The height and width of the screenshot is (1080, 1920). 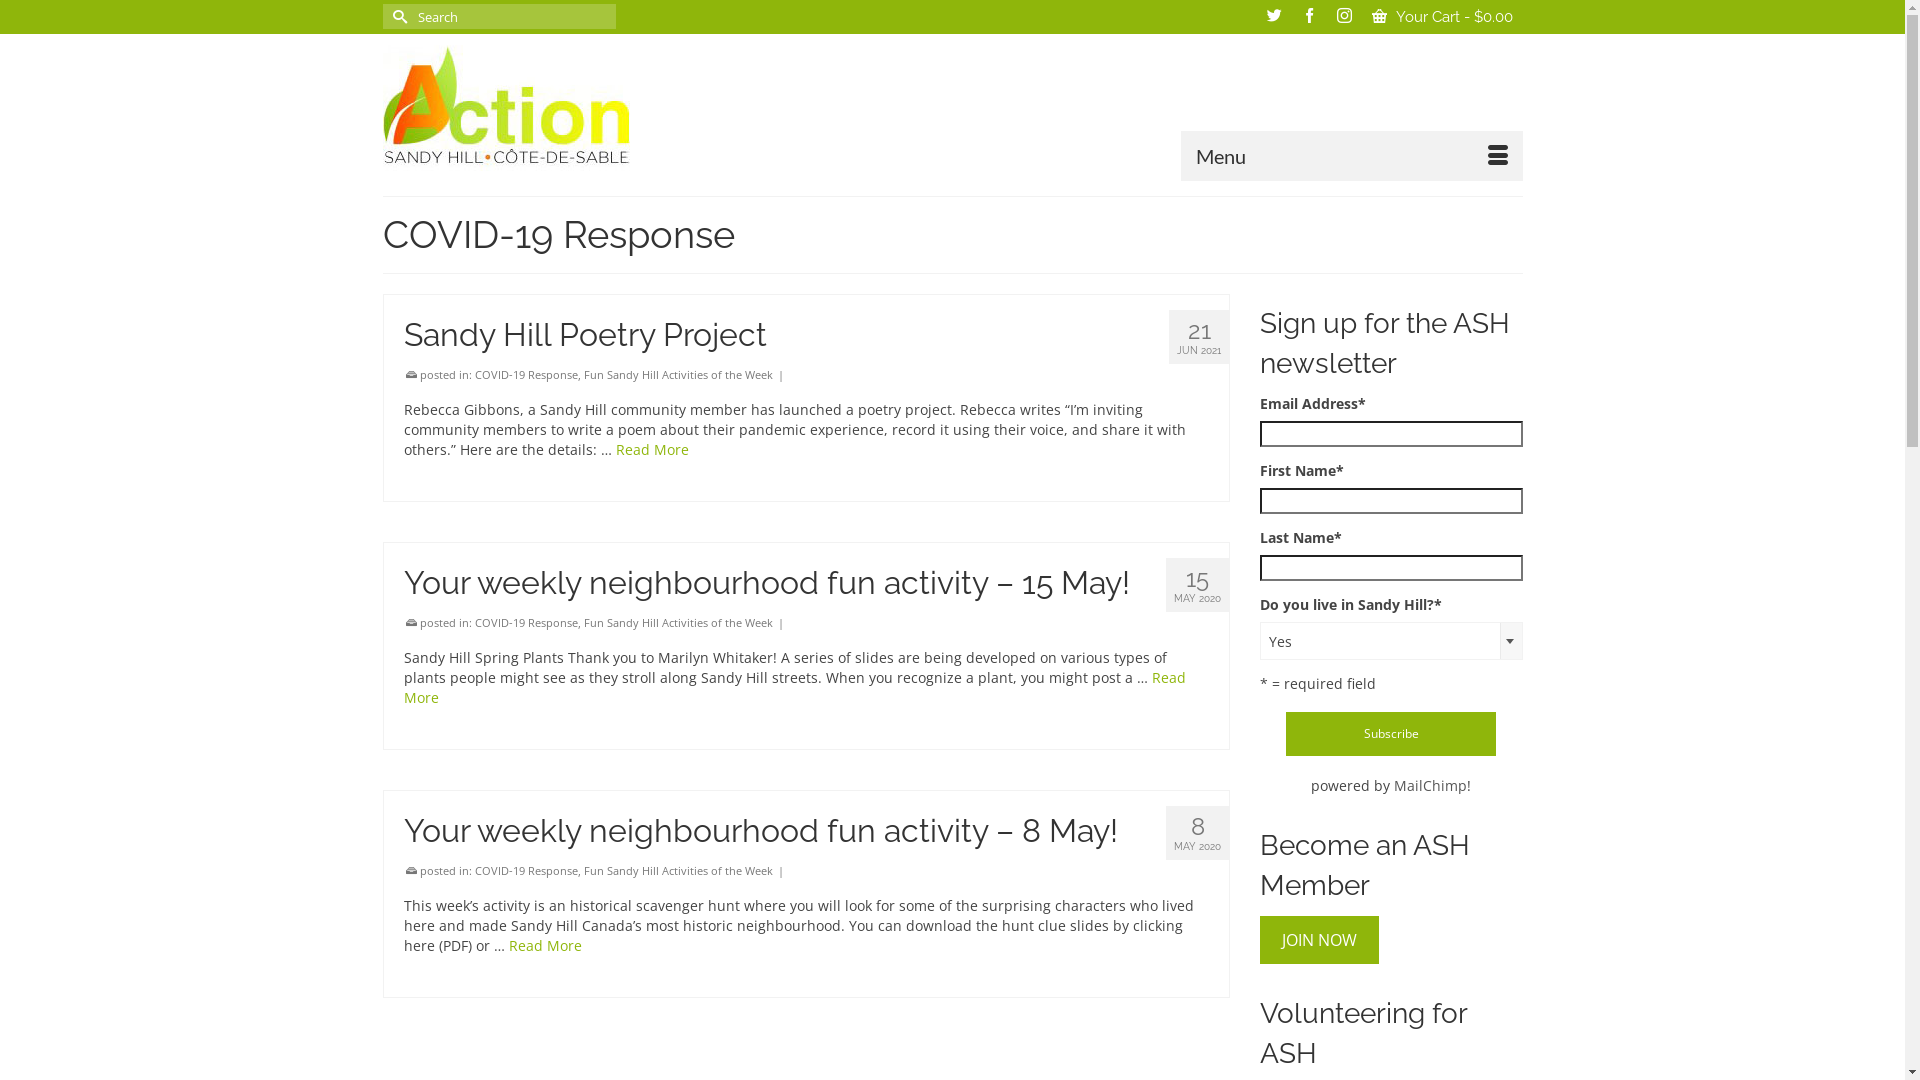 I want to click on 'Fun Sandy Hill Activities of the Week', so click(x=678, y=374).